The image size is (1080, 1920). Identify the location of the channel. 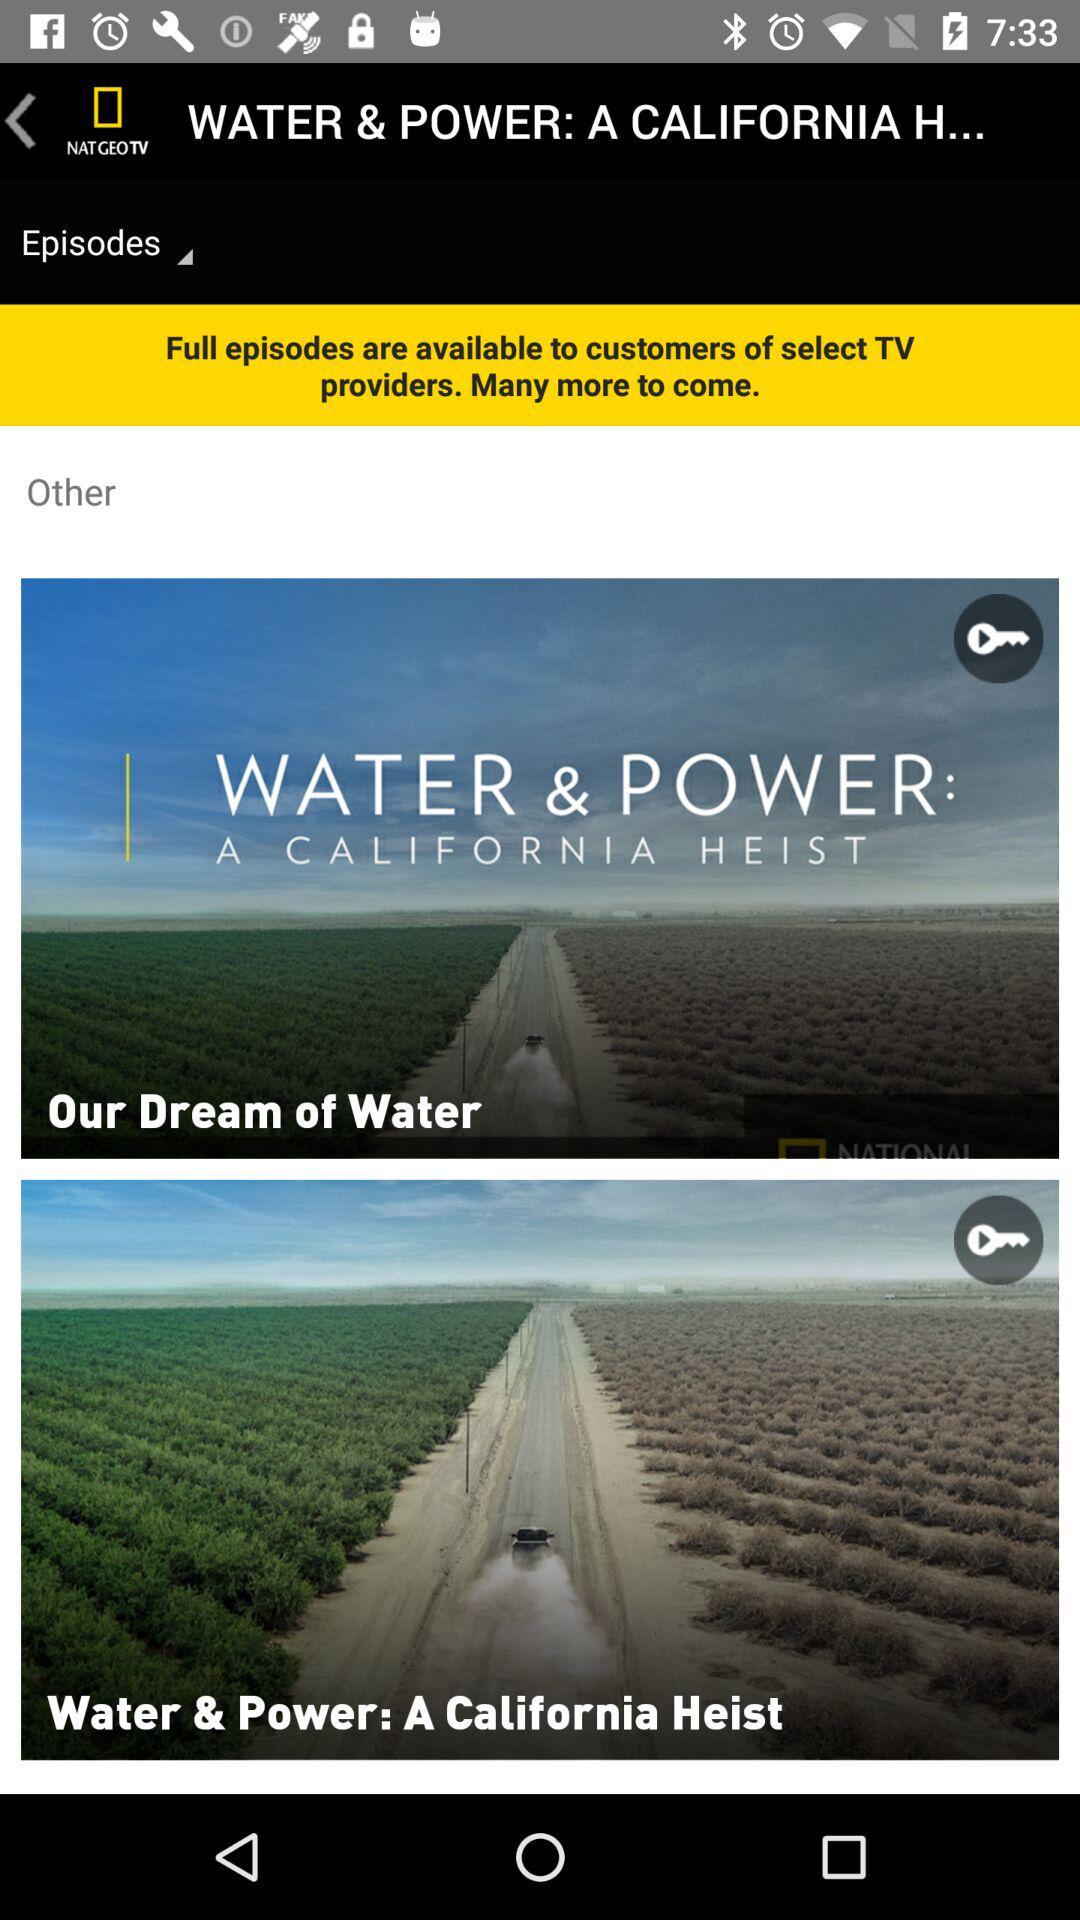
(108, 119).